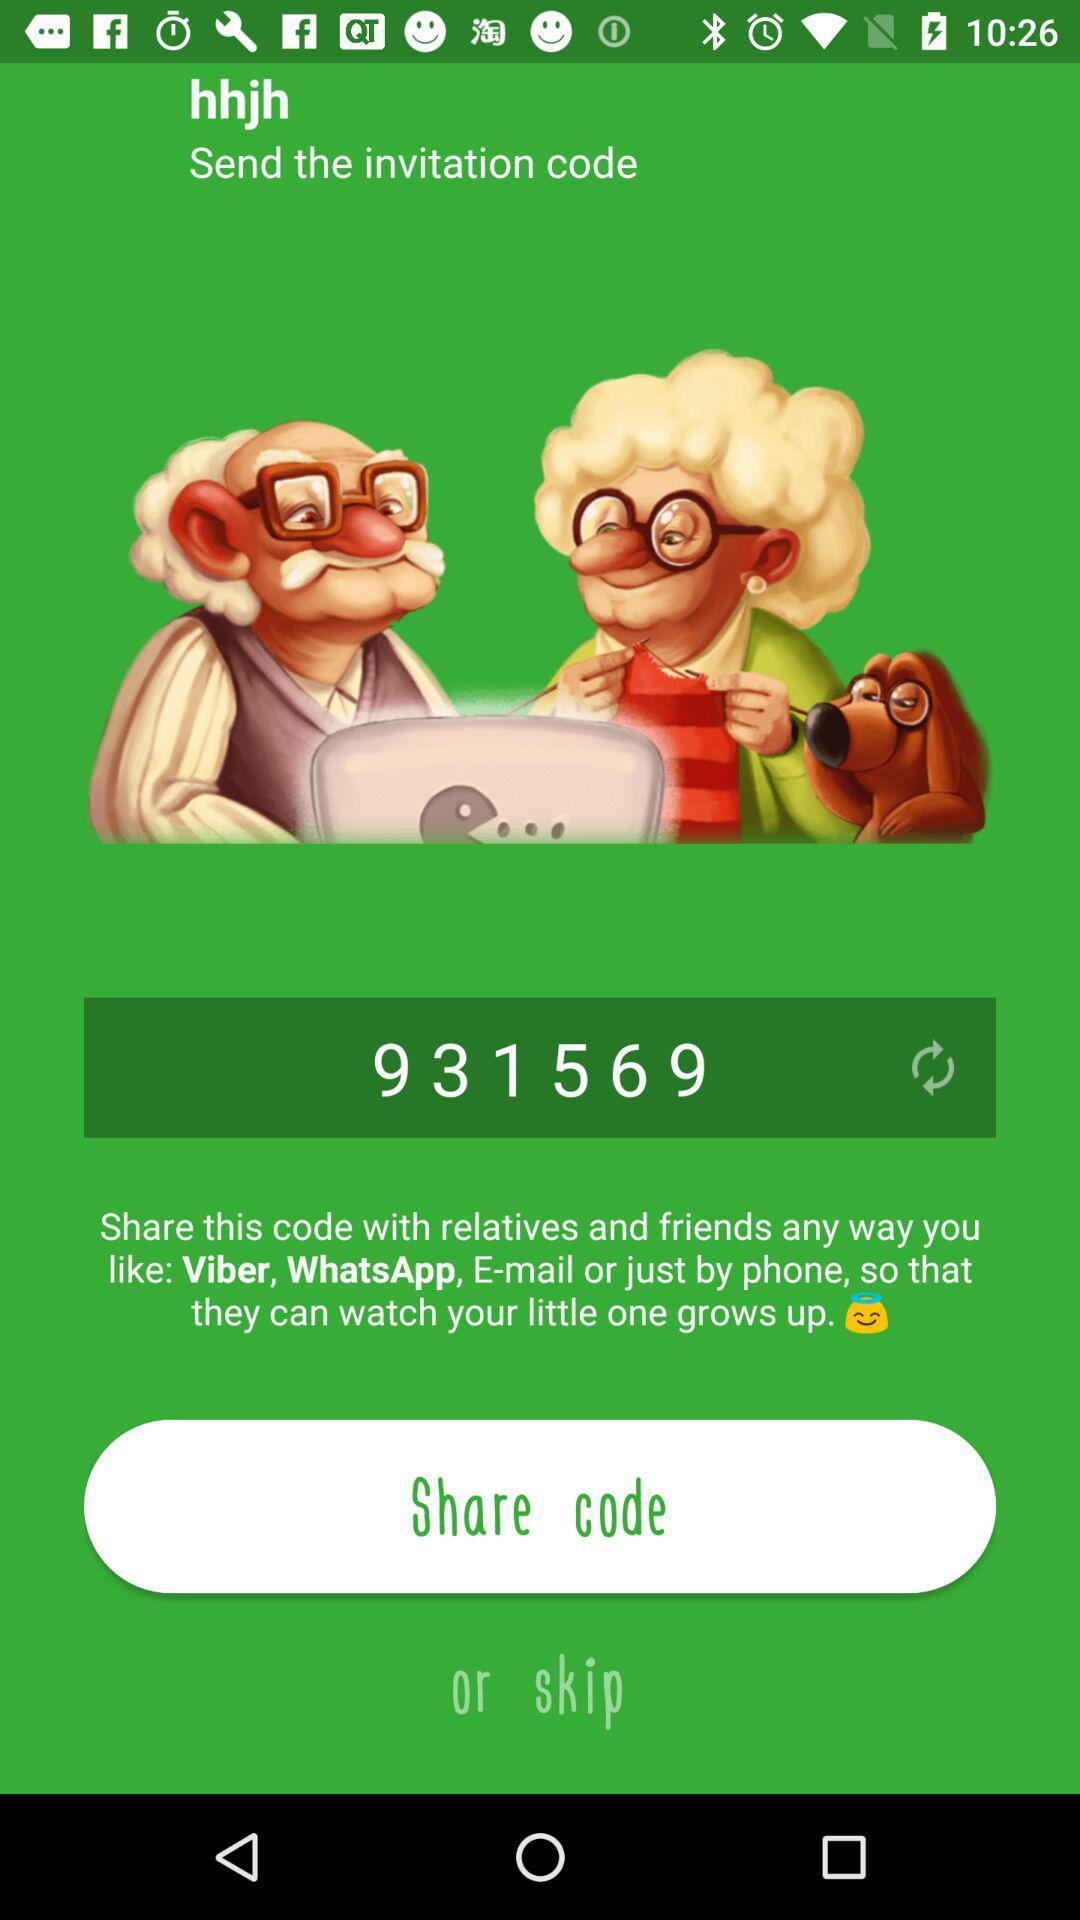  I want to click on the icon on the right, so click(933, 1066).